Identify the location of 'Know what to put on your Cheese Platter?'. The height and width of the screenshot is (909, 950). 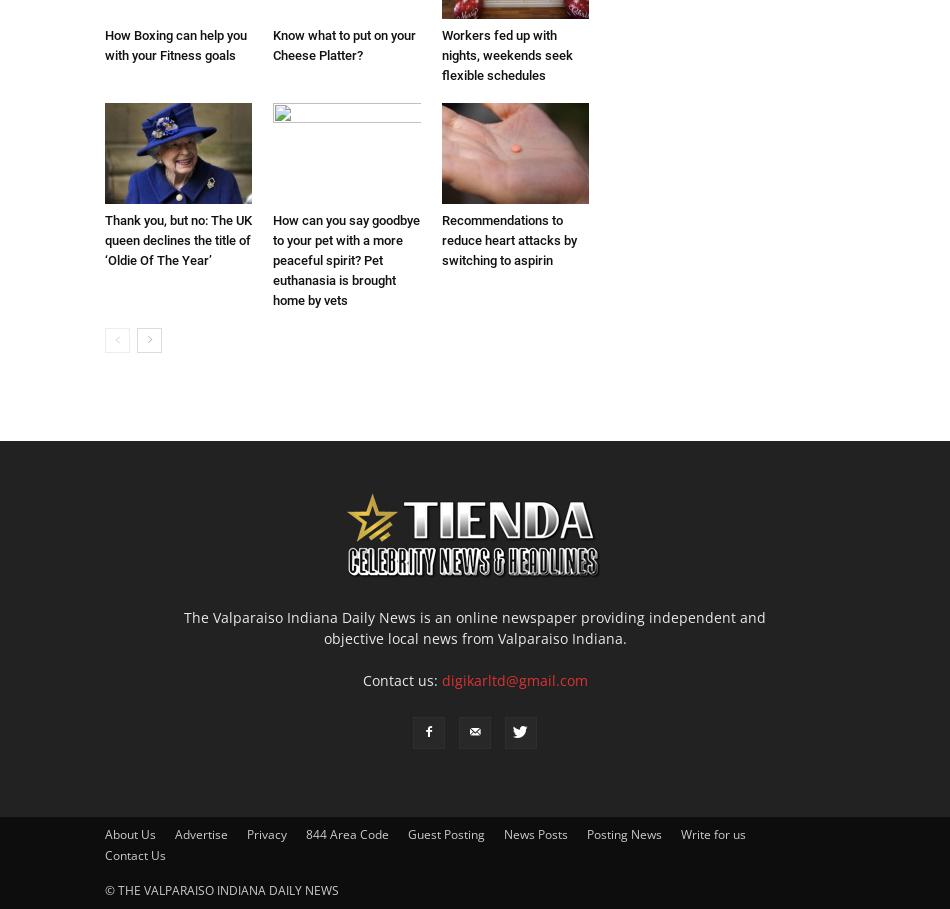
(343, 44).